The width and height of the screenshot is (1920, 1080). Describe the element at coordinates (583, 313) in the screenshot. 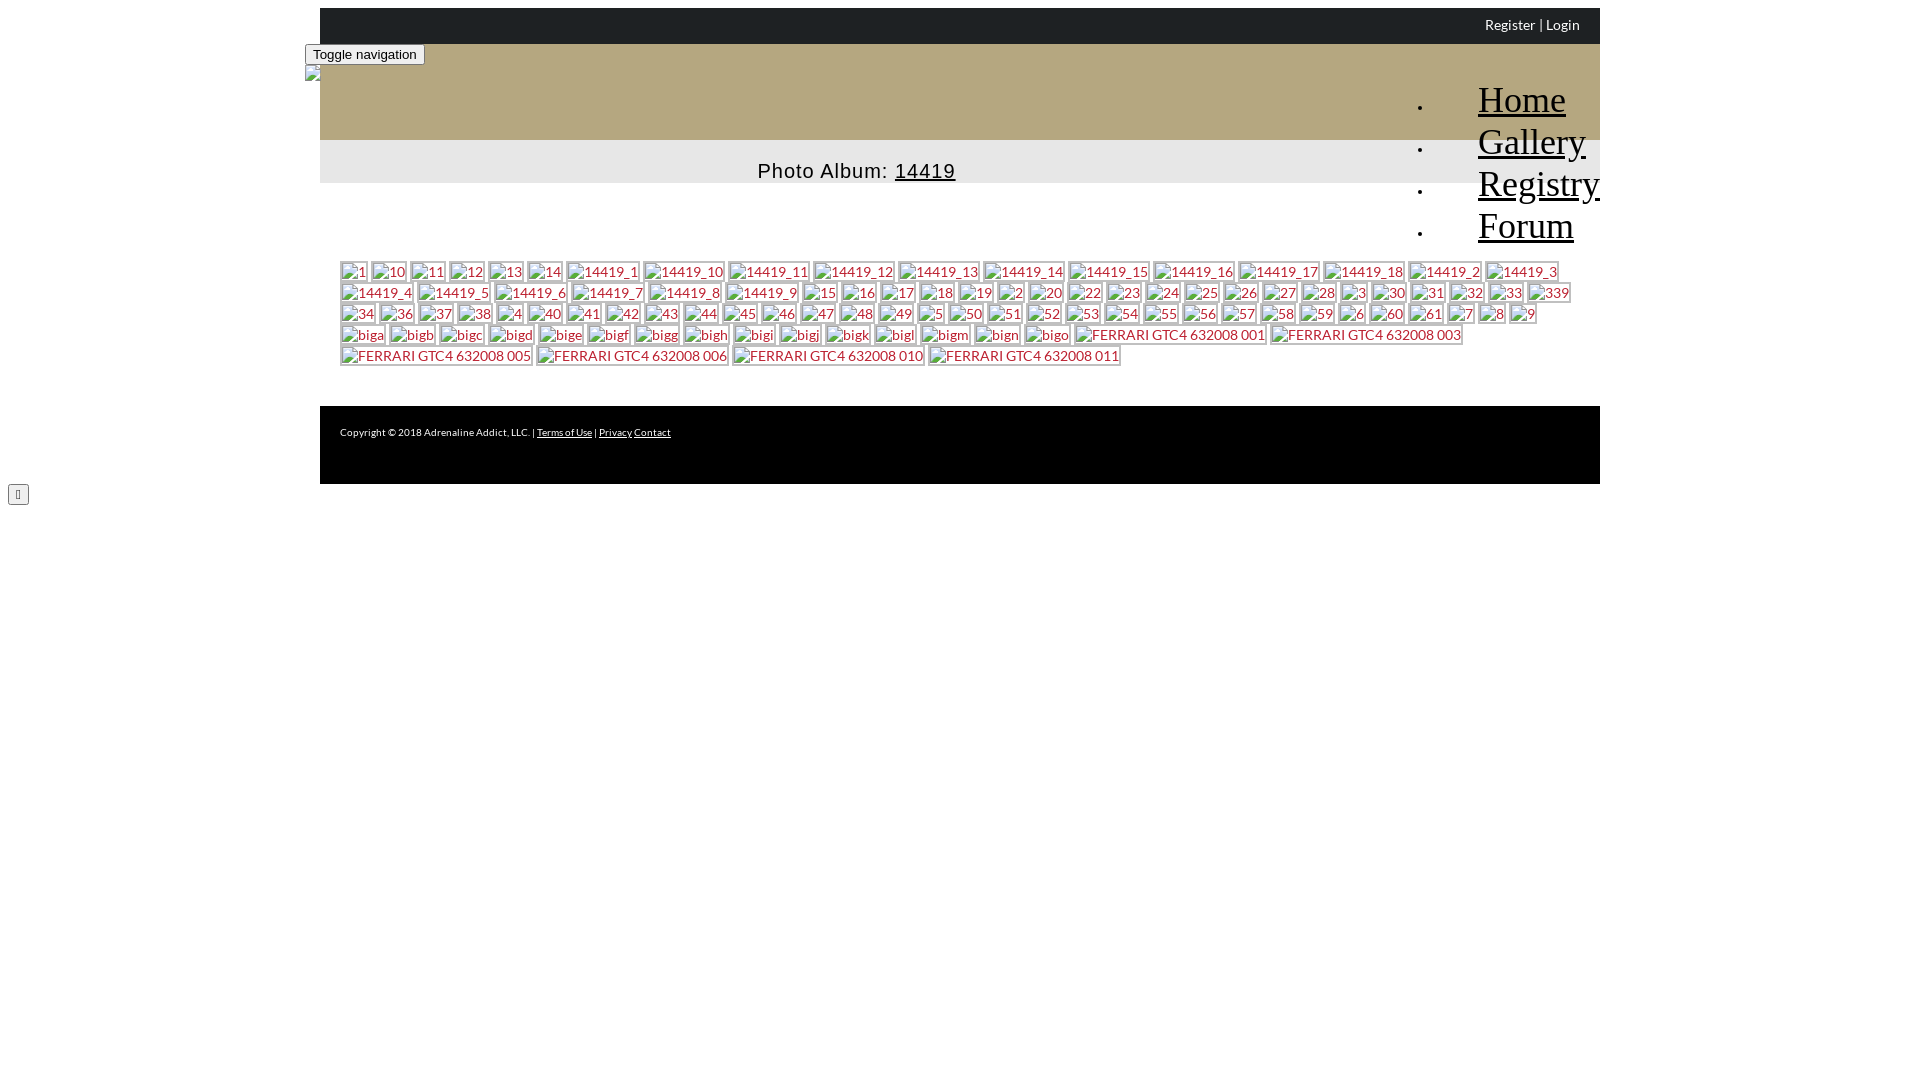

I see `'41 (click to enlarge)'` at that location.